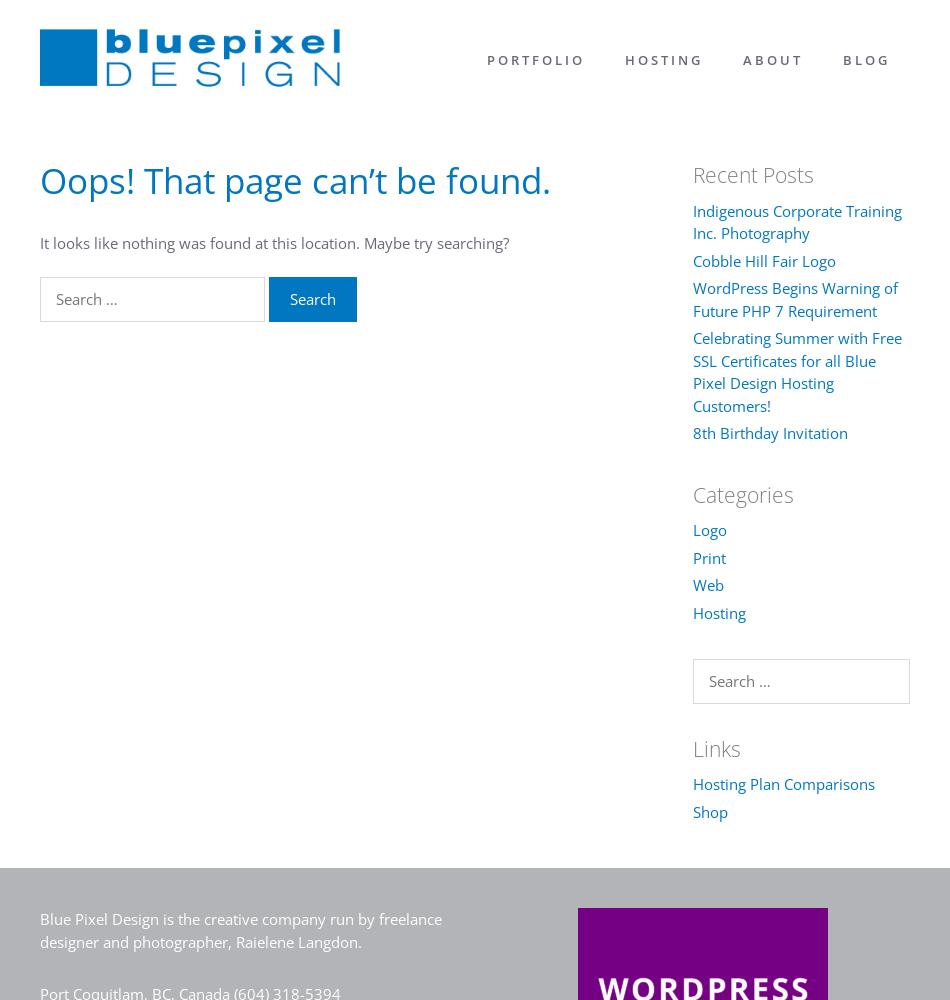 The image size is (950, 1000). Describe the element at coordinates (708, 530) in the screenshot. I see `'Logo'` at that location.